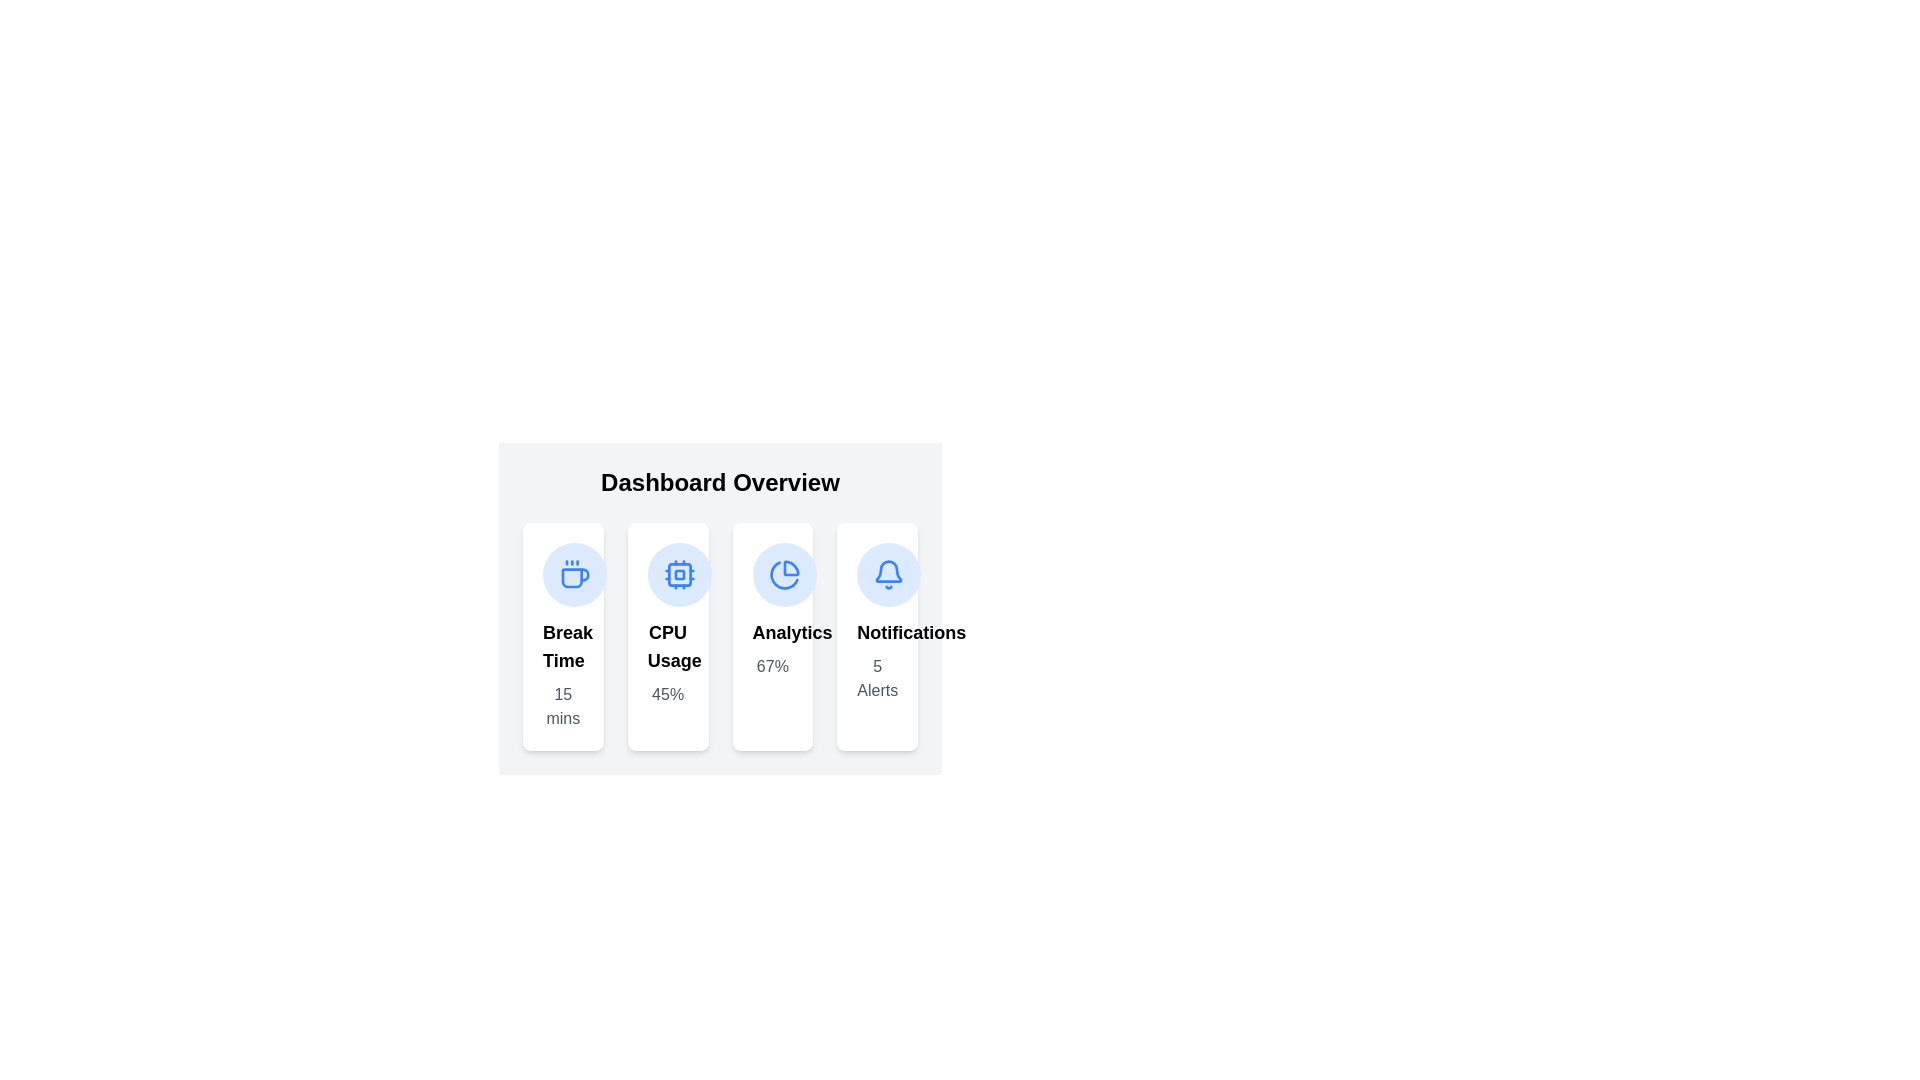 The width and height of the screenshot is (1920, 1080). I want to click on the Text Label that displays the percentage value associated with the 'Analytics' card, located at the bottom of the card directly below the title 'Analytics', so click(771, 667).